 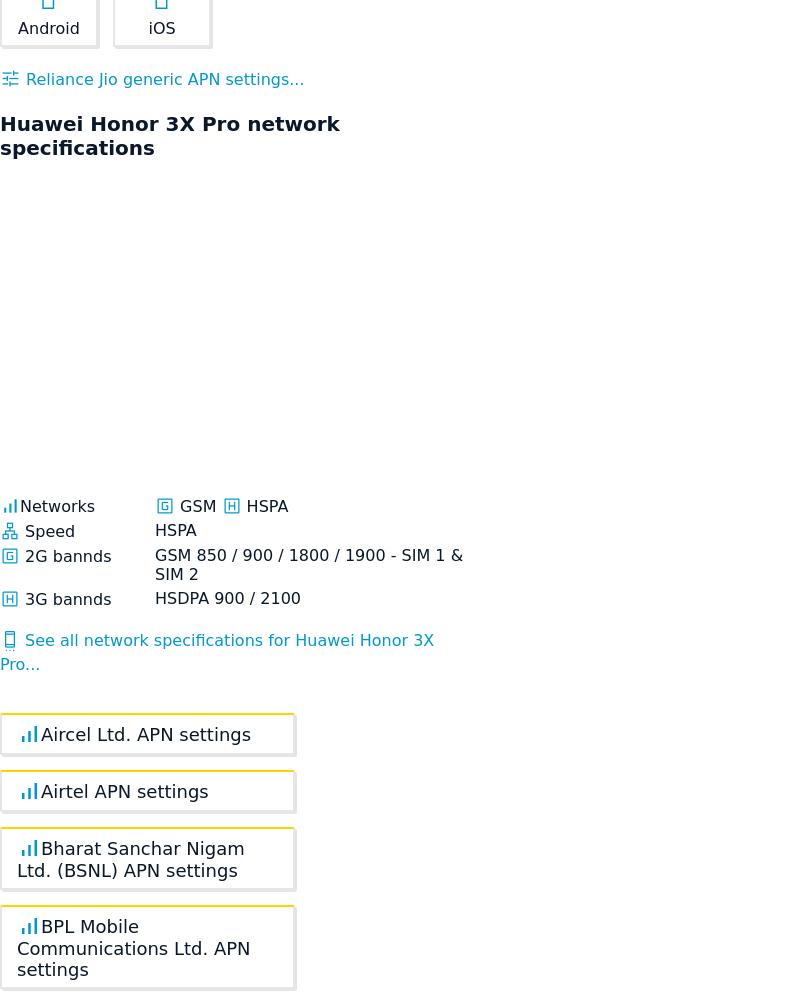 I want to click on 'Reliance Jio generic APN settings...', so click(x=162, y=79).